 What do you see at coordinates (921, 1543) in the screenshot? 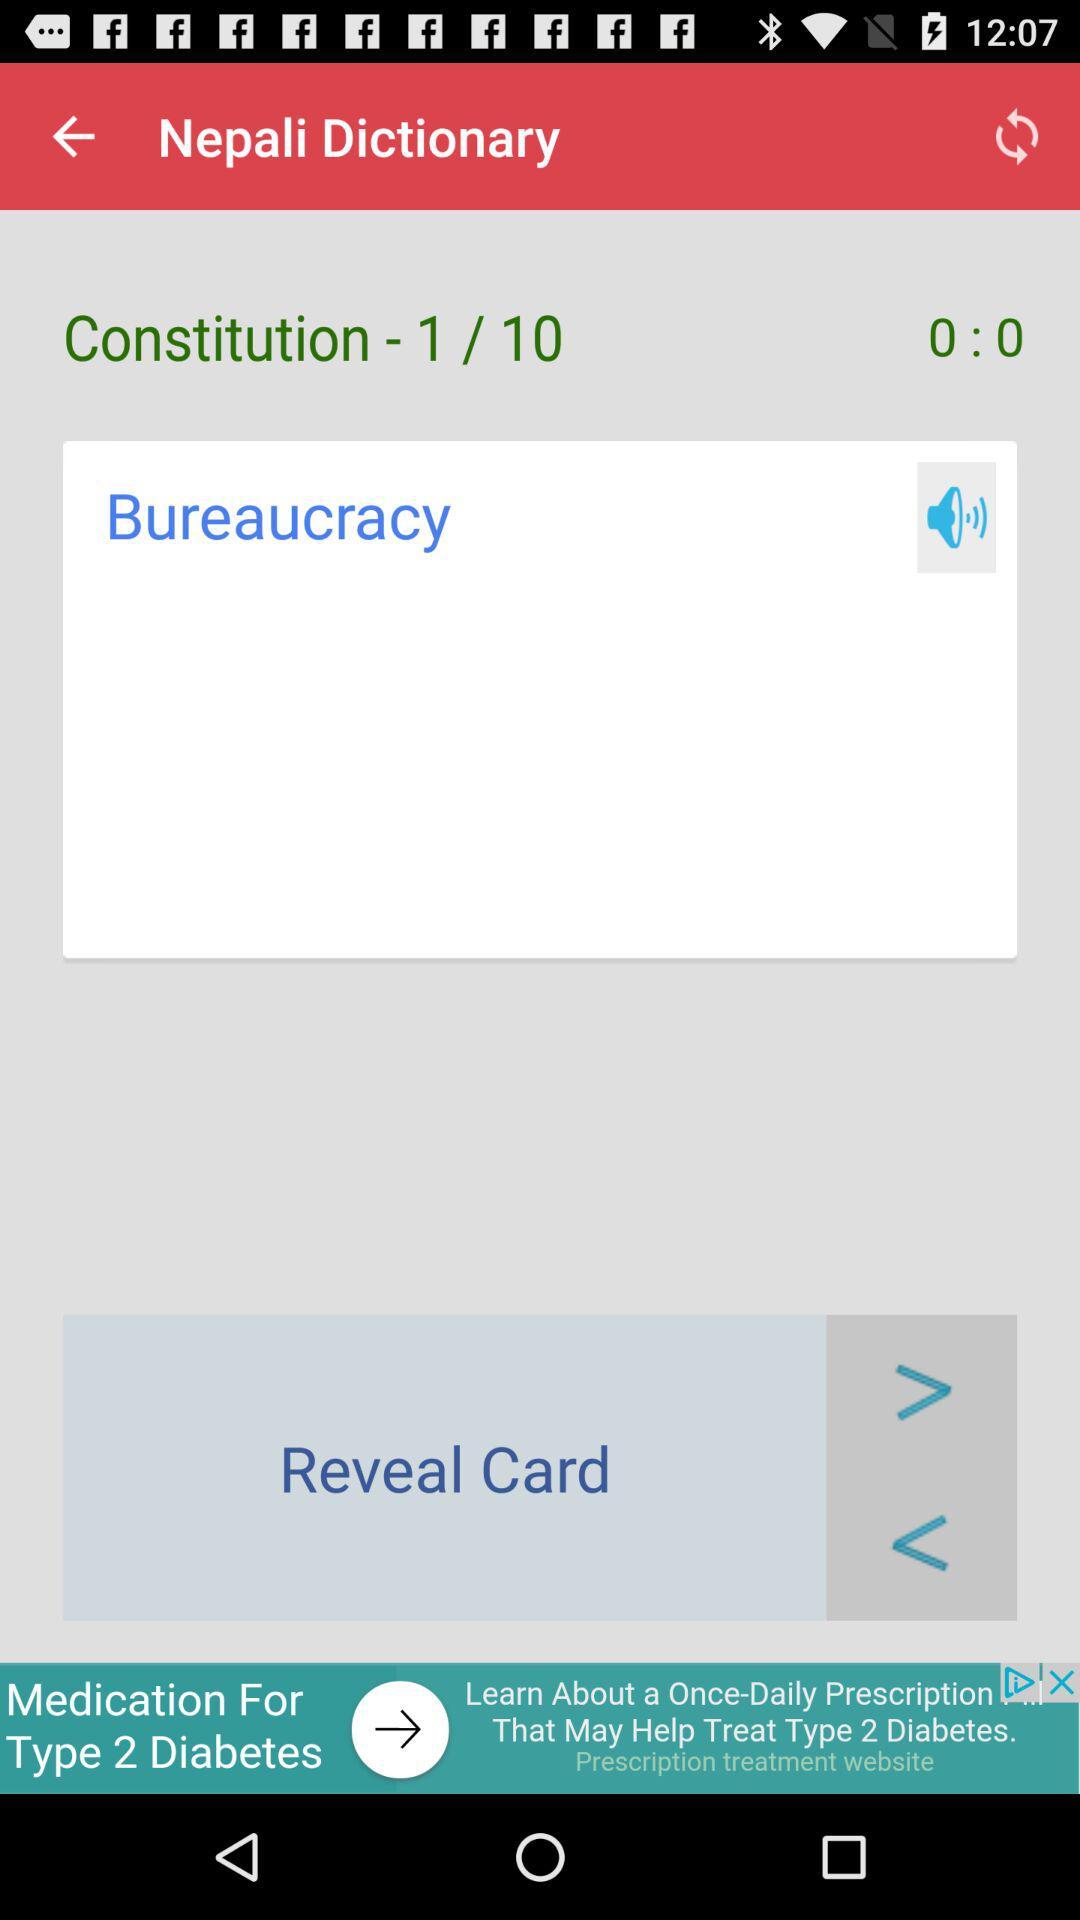
I see `go back` at bounding box center [921, 1543].